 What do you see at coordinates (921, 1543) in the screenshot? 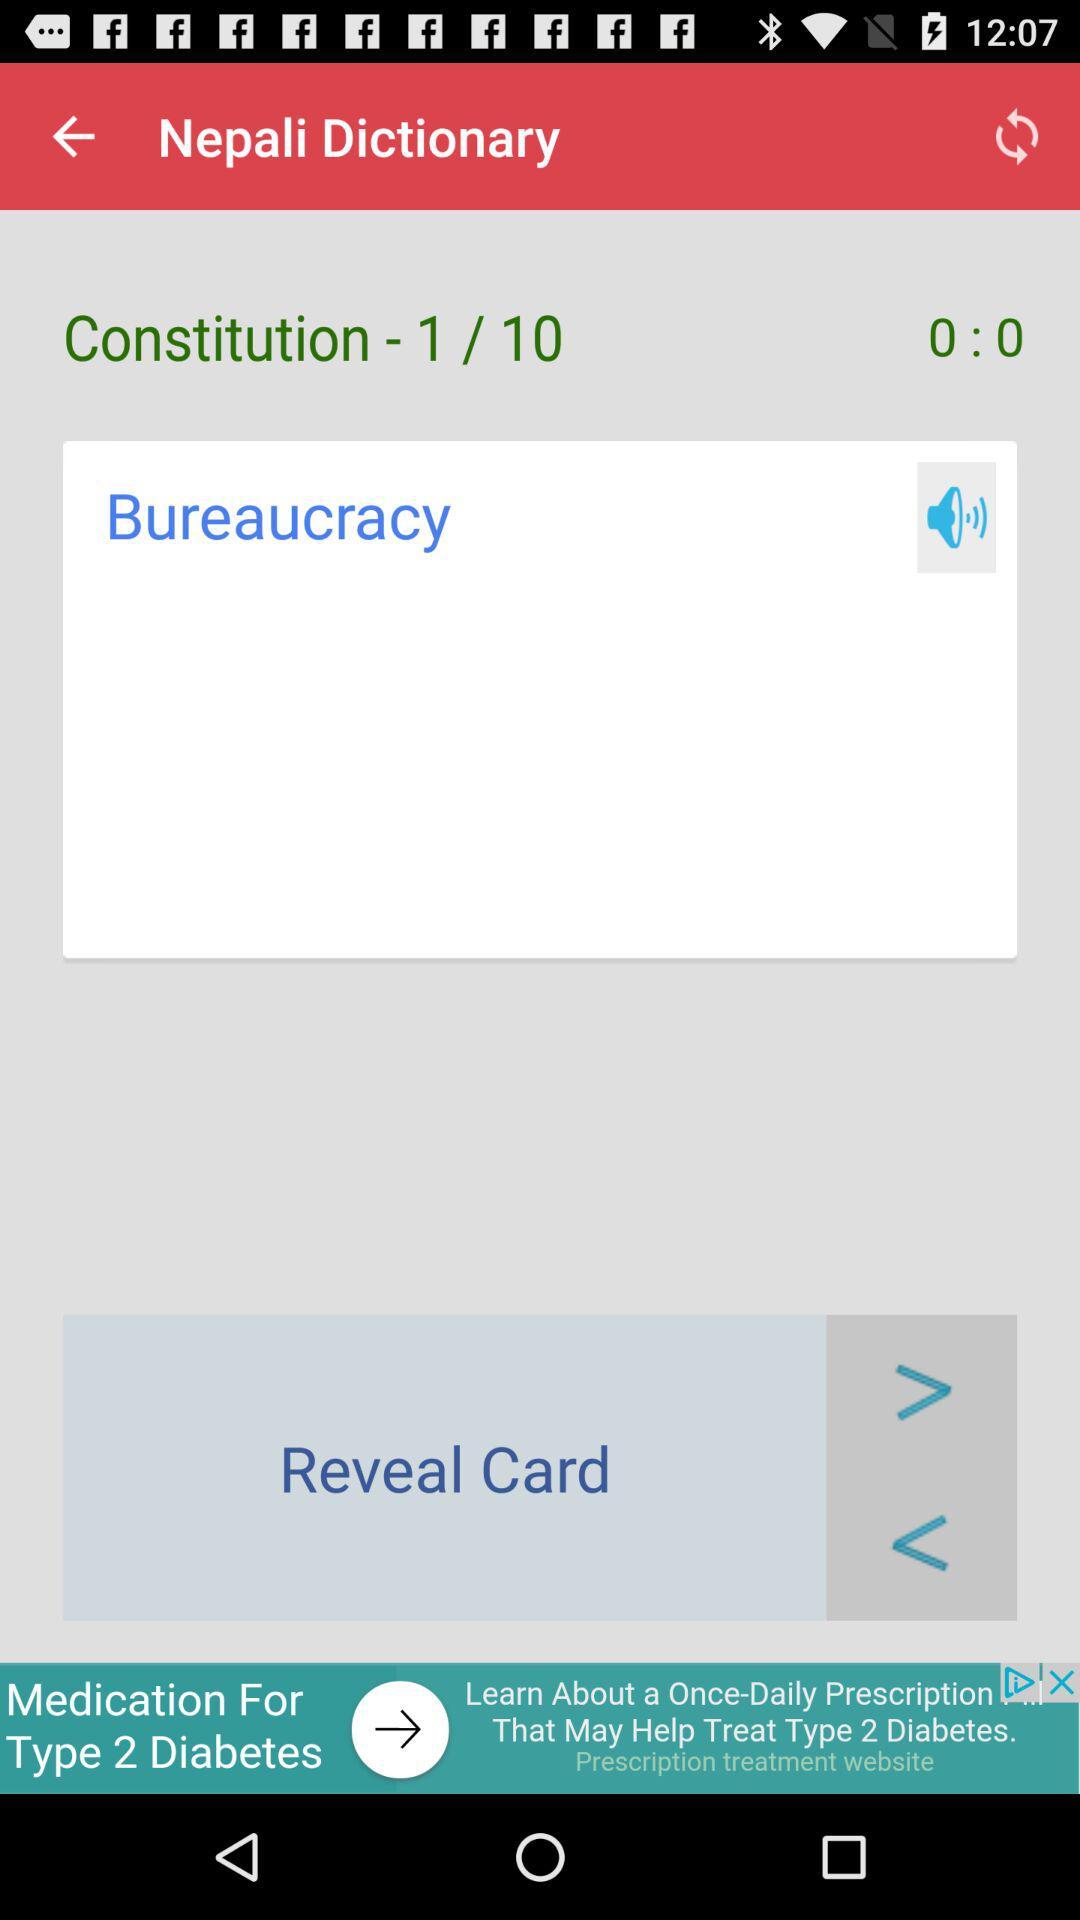
I see `go back` at bounding box center [921, 1543].